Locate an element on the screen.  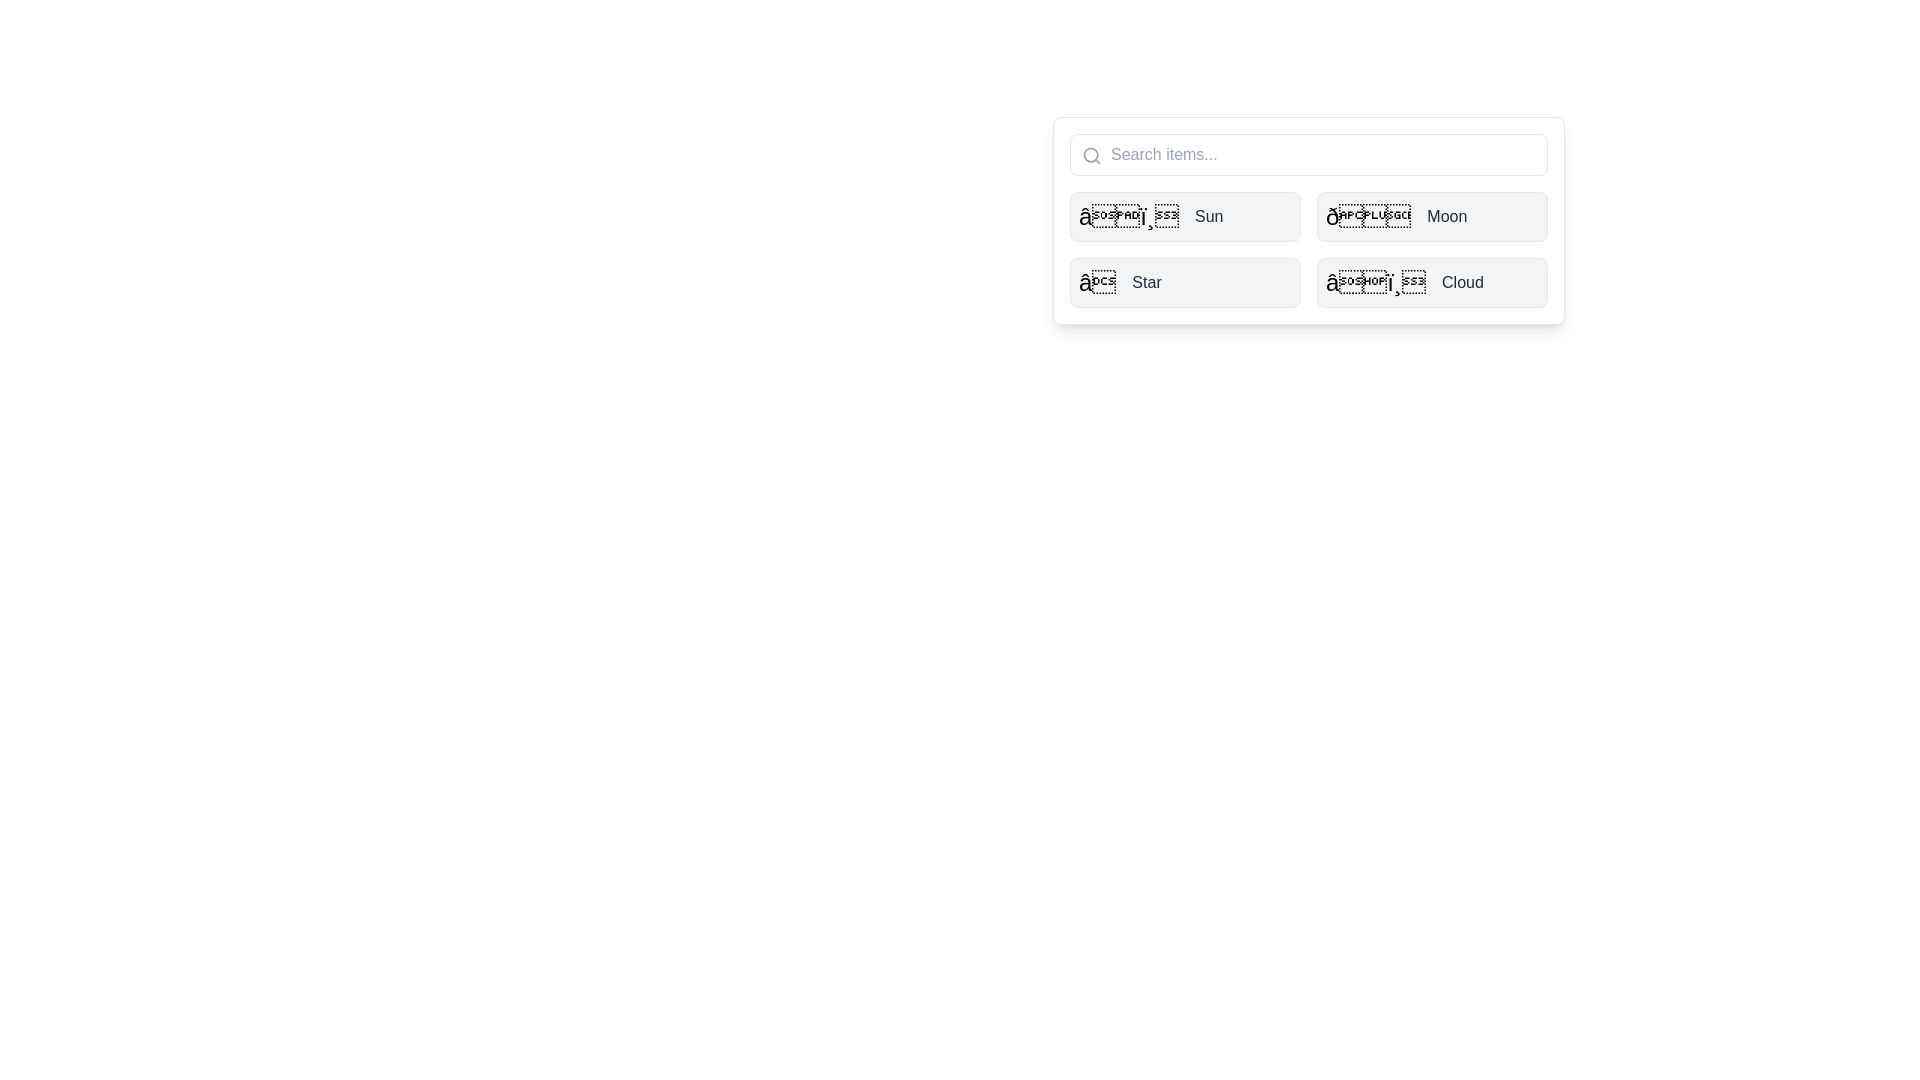
the rectangular button labeled 'Cloud' with a cloud icon on the left is located at coordinates (1431, 282).